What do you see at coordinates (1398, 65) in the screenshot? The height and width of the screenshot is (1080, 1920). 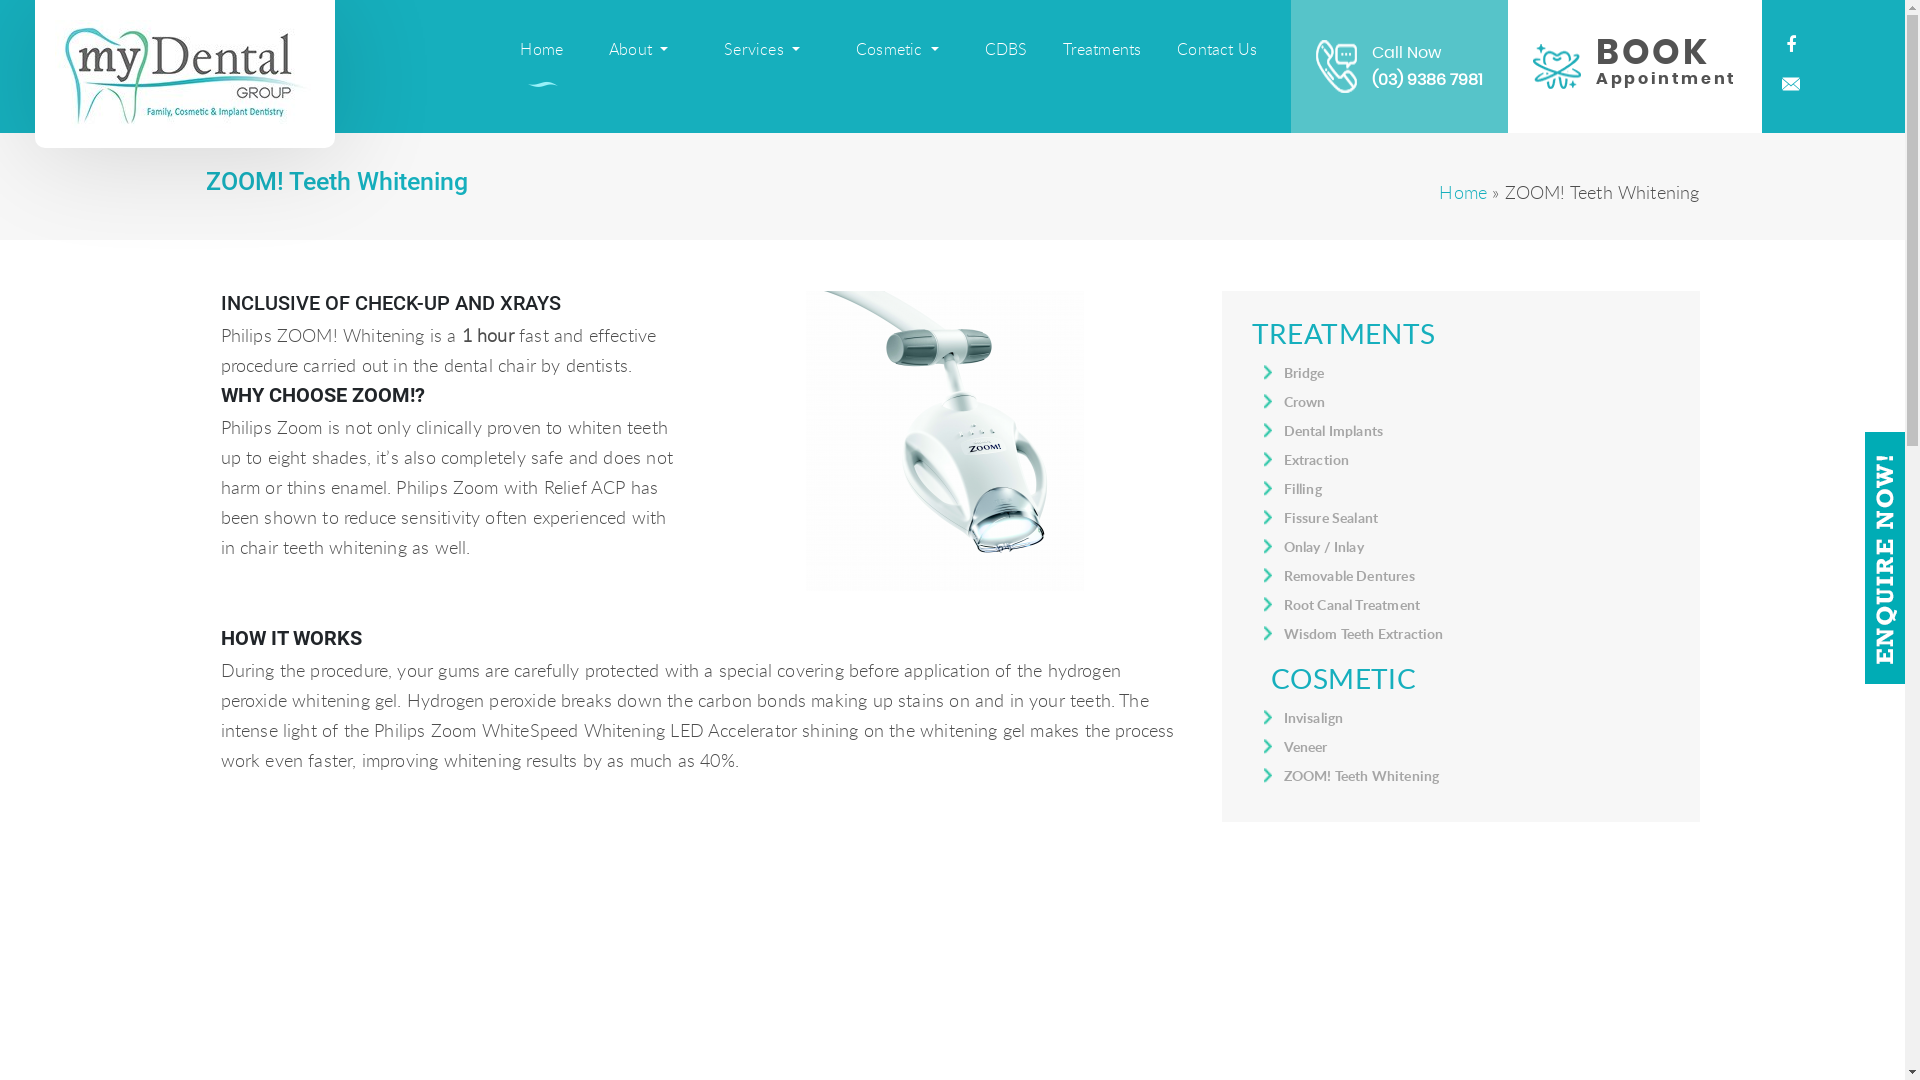 I see `'Call Now` at bounding box center [1398, 65].